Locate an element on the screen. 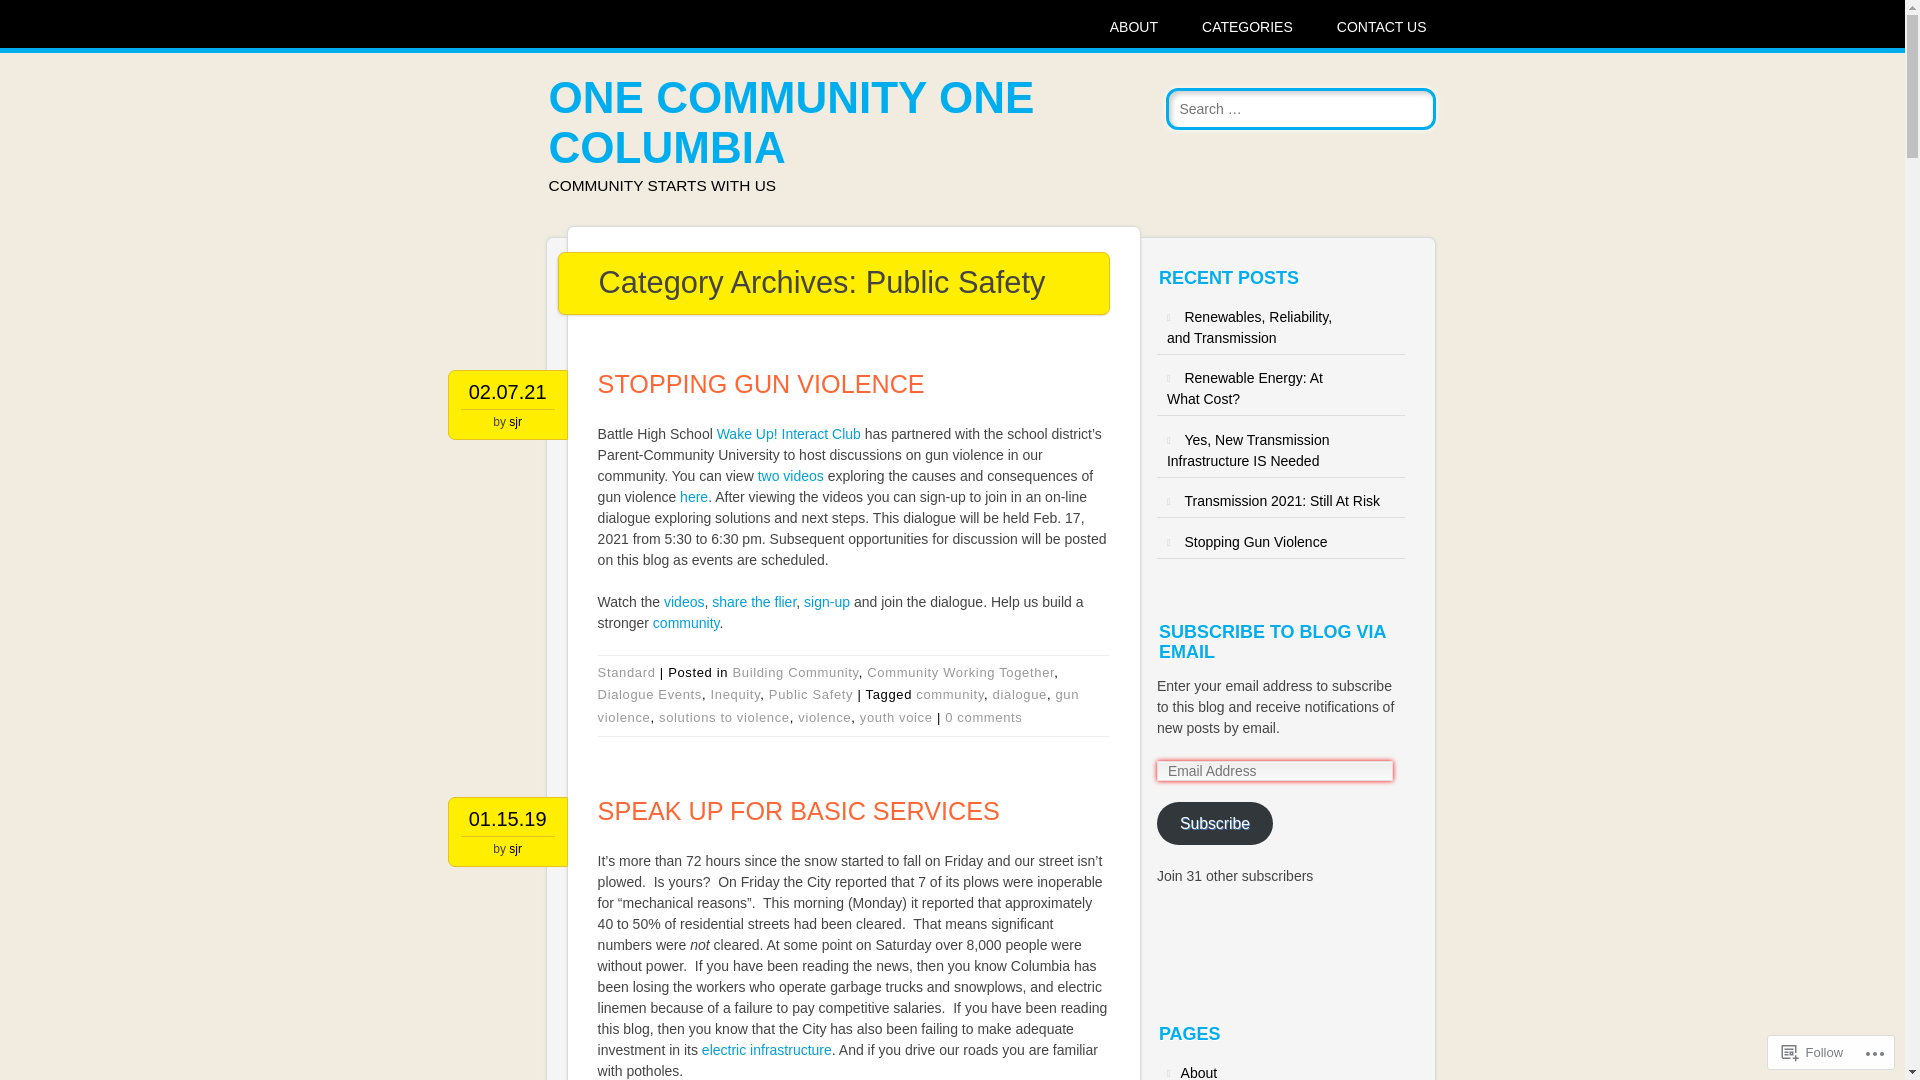 This screenshot has height=1080, width=1920. 'STOPPING GUN VIOLENCE' is located at coordinates (760, 384).